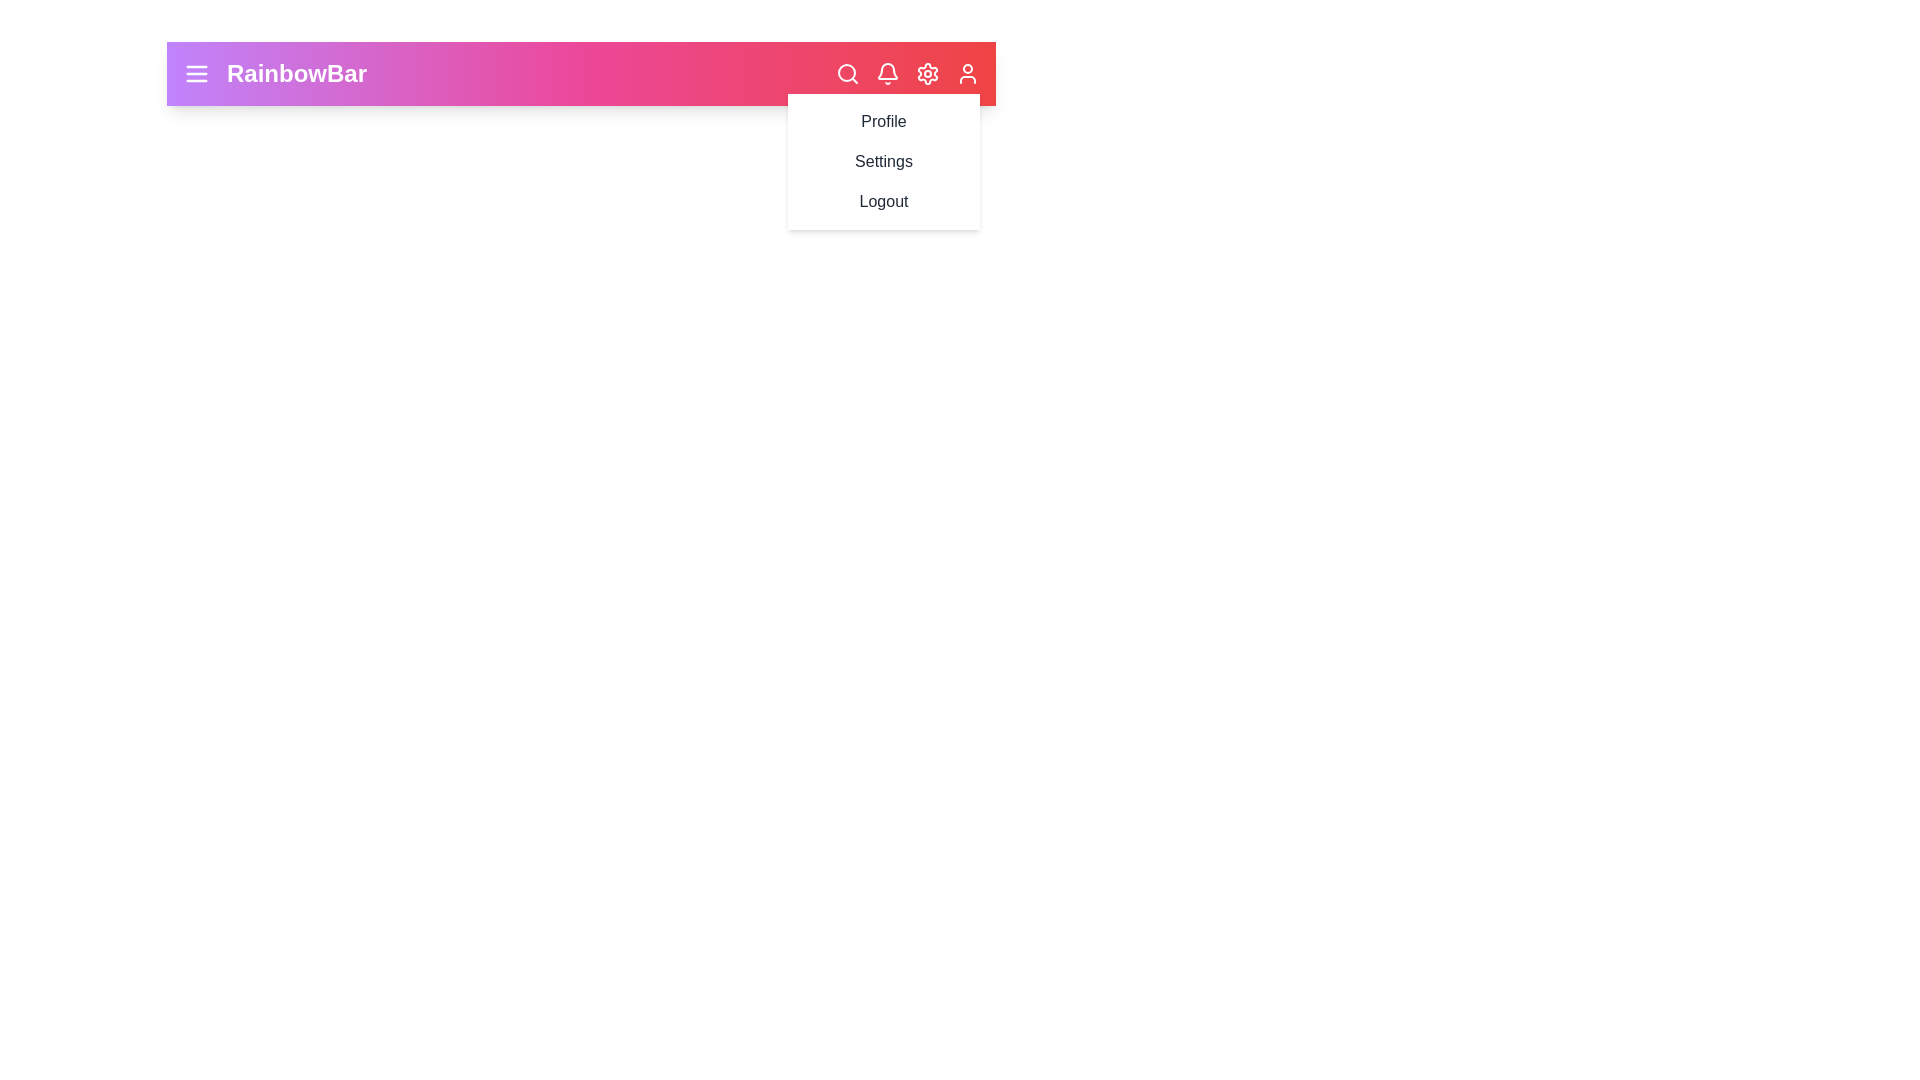 The image size is (1920, 1080). What do you see at coordinates (887, 72) in the screenshot?
I see `the bell icon to view notifications` at bounding box center [887, 72].